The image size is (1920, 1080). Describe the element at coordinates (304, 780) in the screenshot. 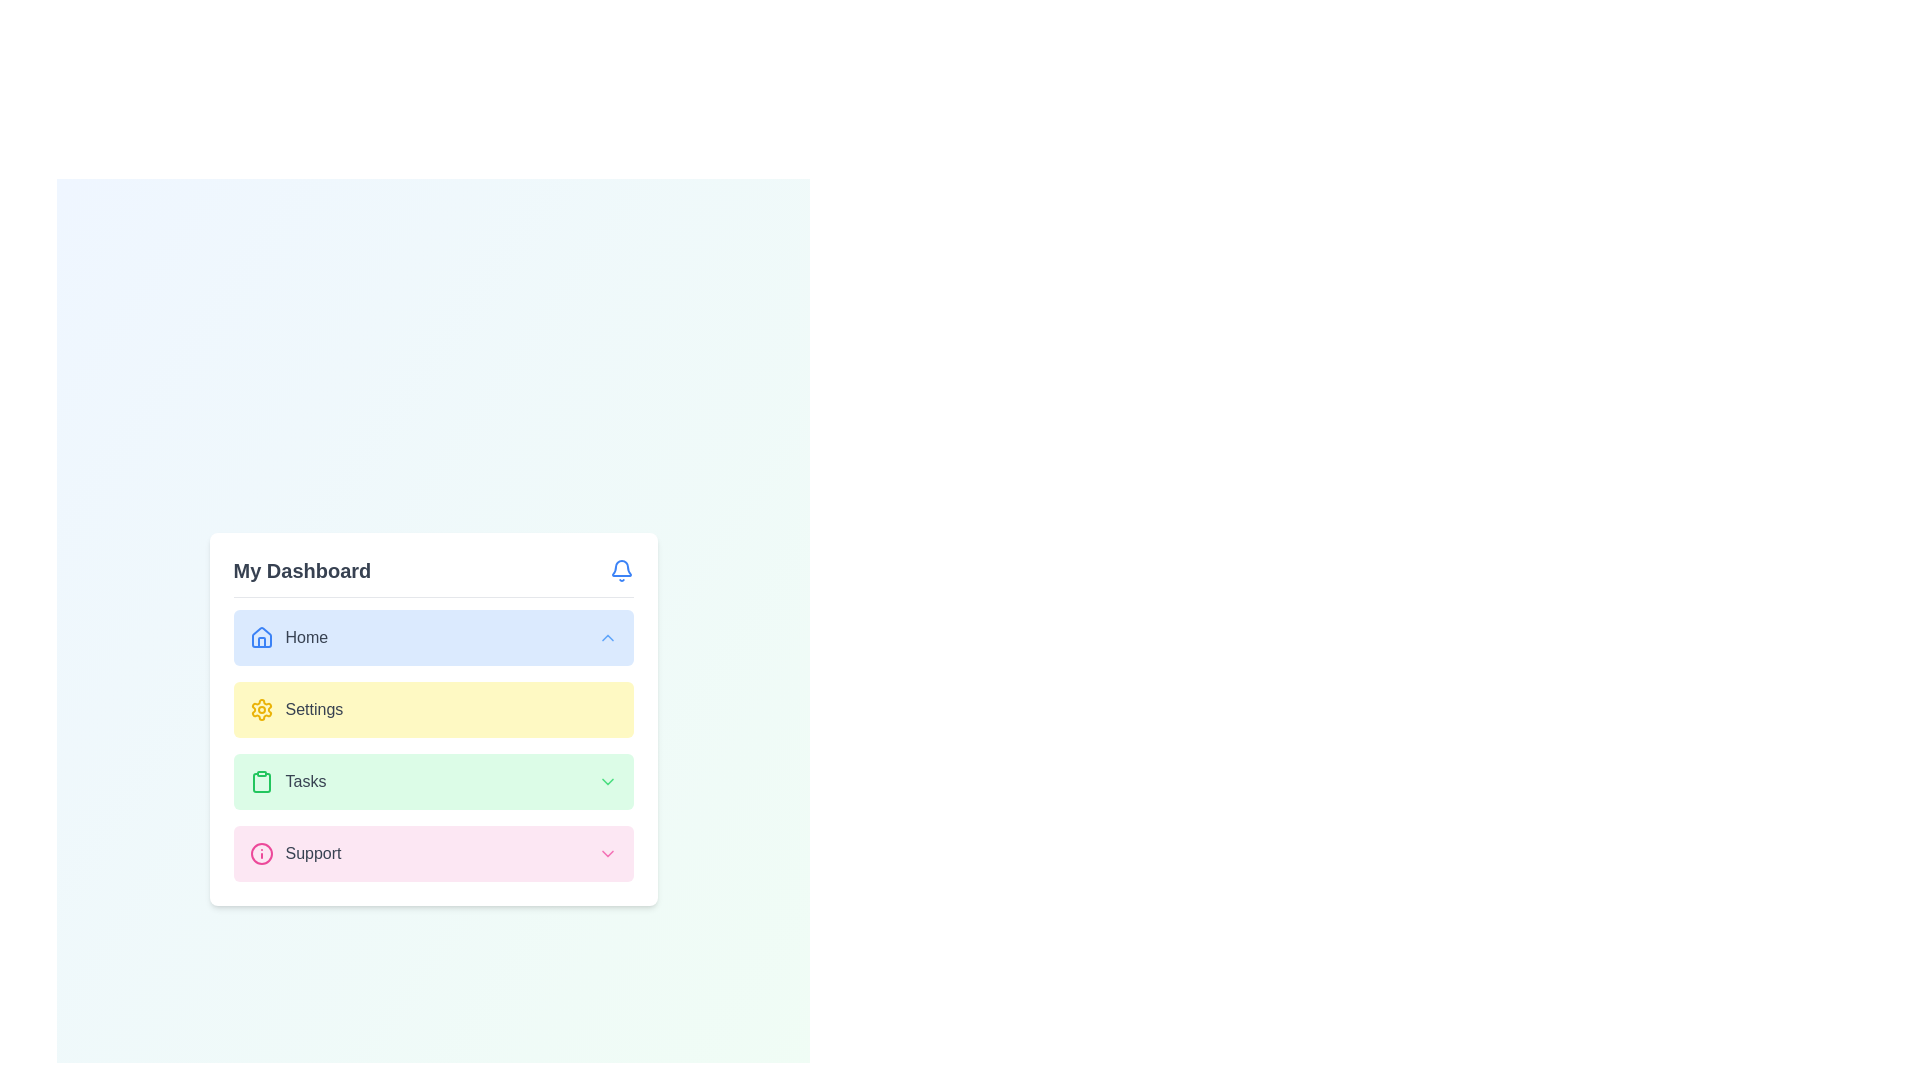

I see `the 'Tasks' text label, which is styled with a medium font weight and gray color, located in the light green section of the UI` at that location.